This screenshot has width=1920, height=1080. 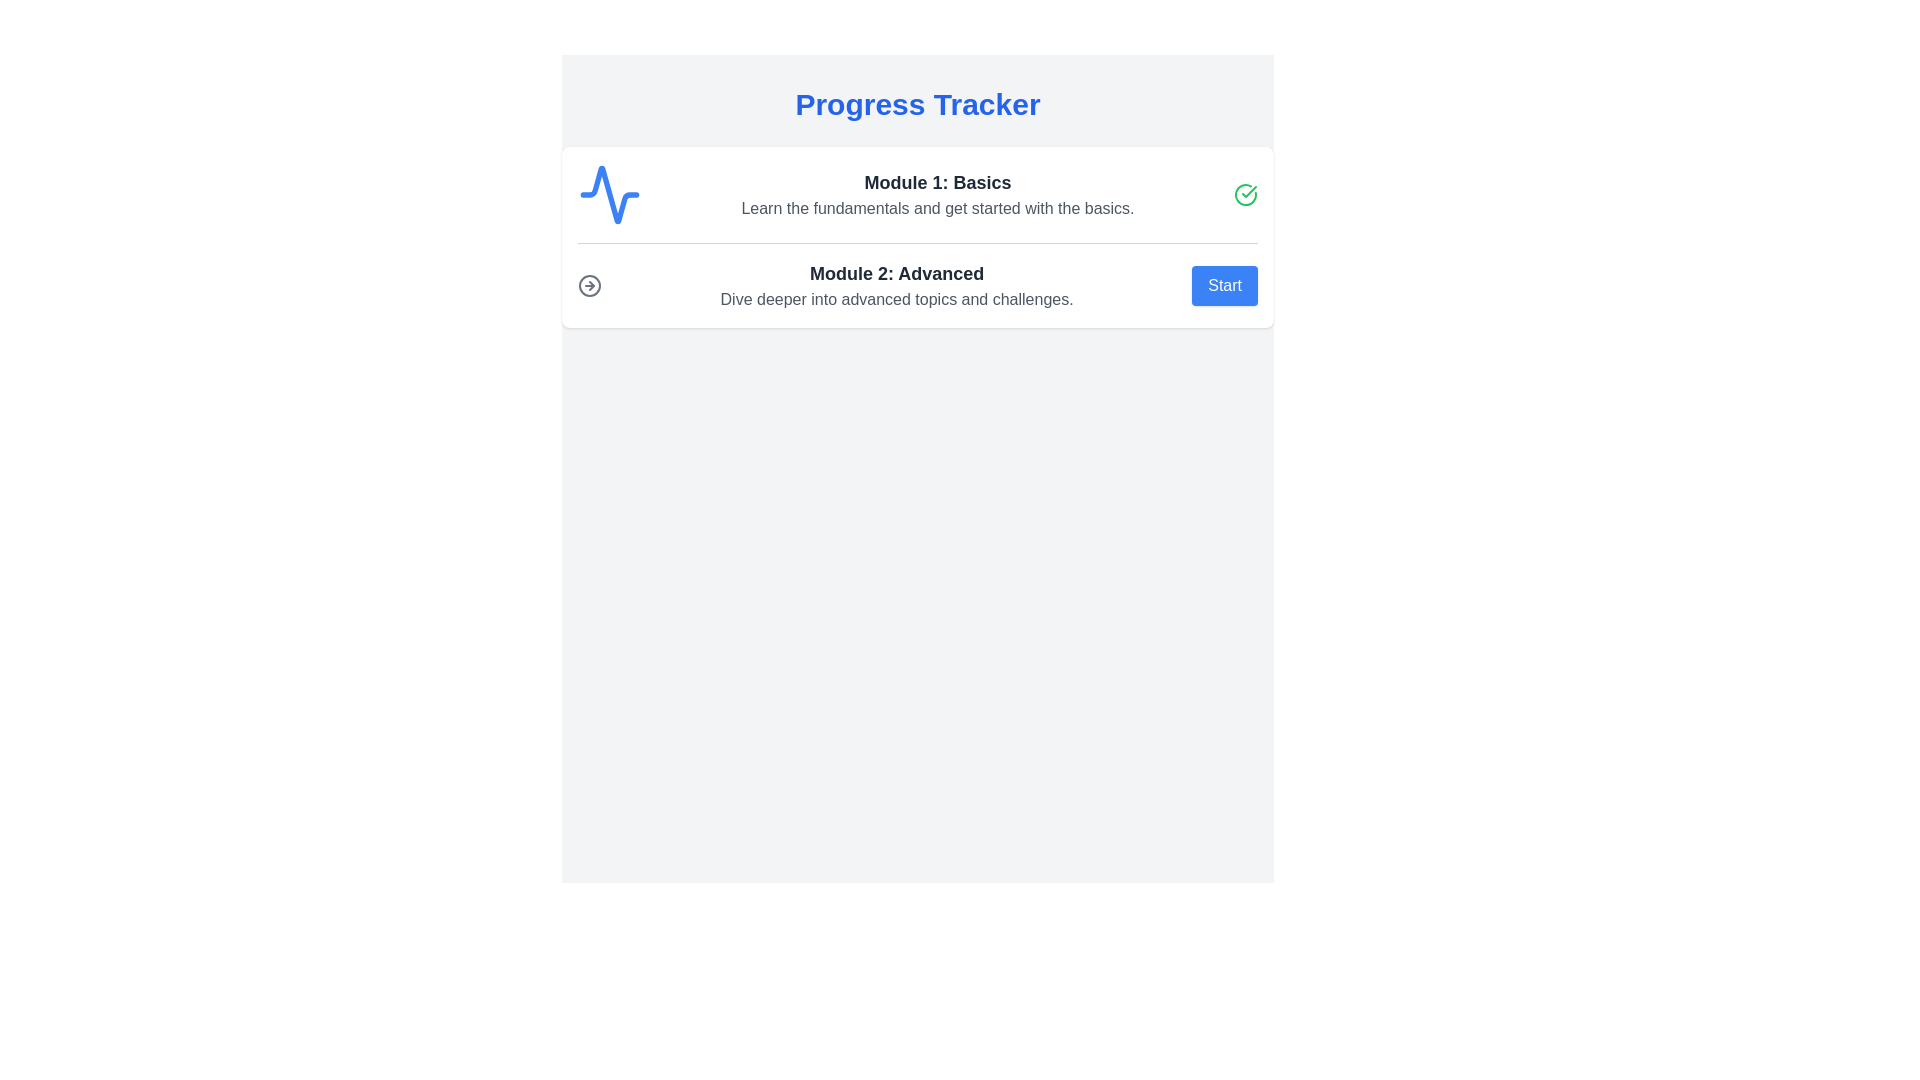 What do you see at coordinates (916, 104) in the screenshot?
I see `the prominent heading text label 'Progress Tracker' which is large, bold, and blue, located at the top center of the gray-themed layout` at bounding box center [916, 104].